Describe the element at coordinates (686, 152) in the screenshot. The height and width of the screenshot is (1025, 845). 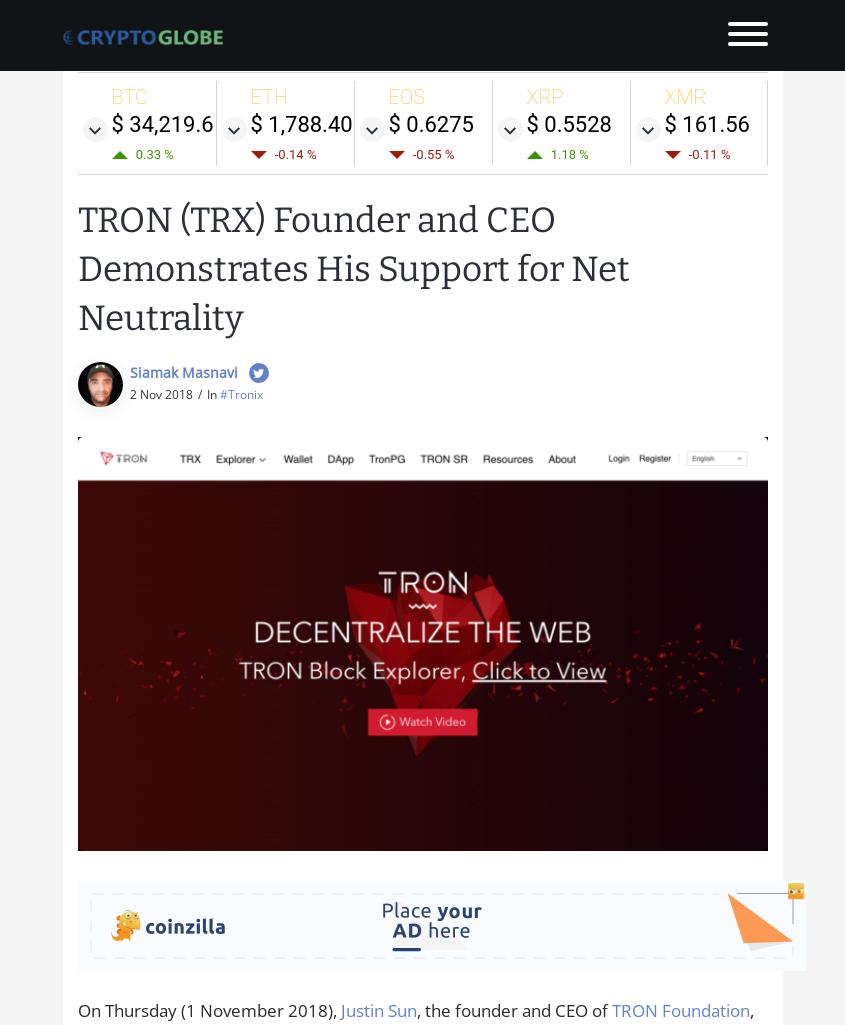
I see `'-0.11 %'` at that location.